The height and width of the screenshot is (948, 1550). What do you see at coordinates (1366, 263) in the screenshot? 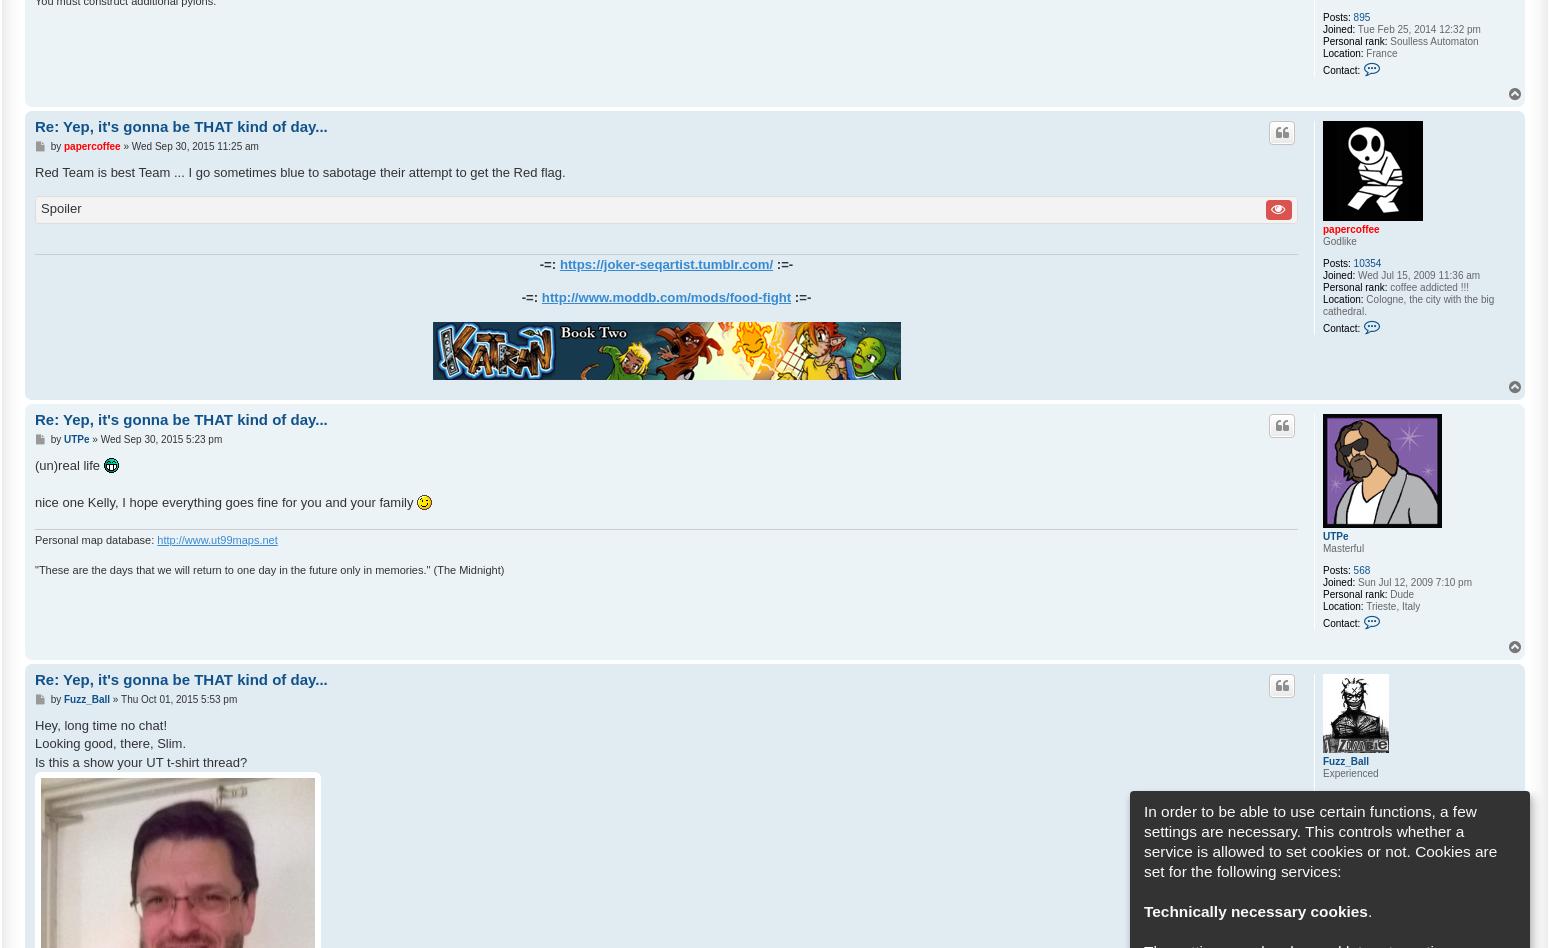
I see `'10354'` at bounding box center [1366, 263].